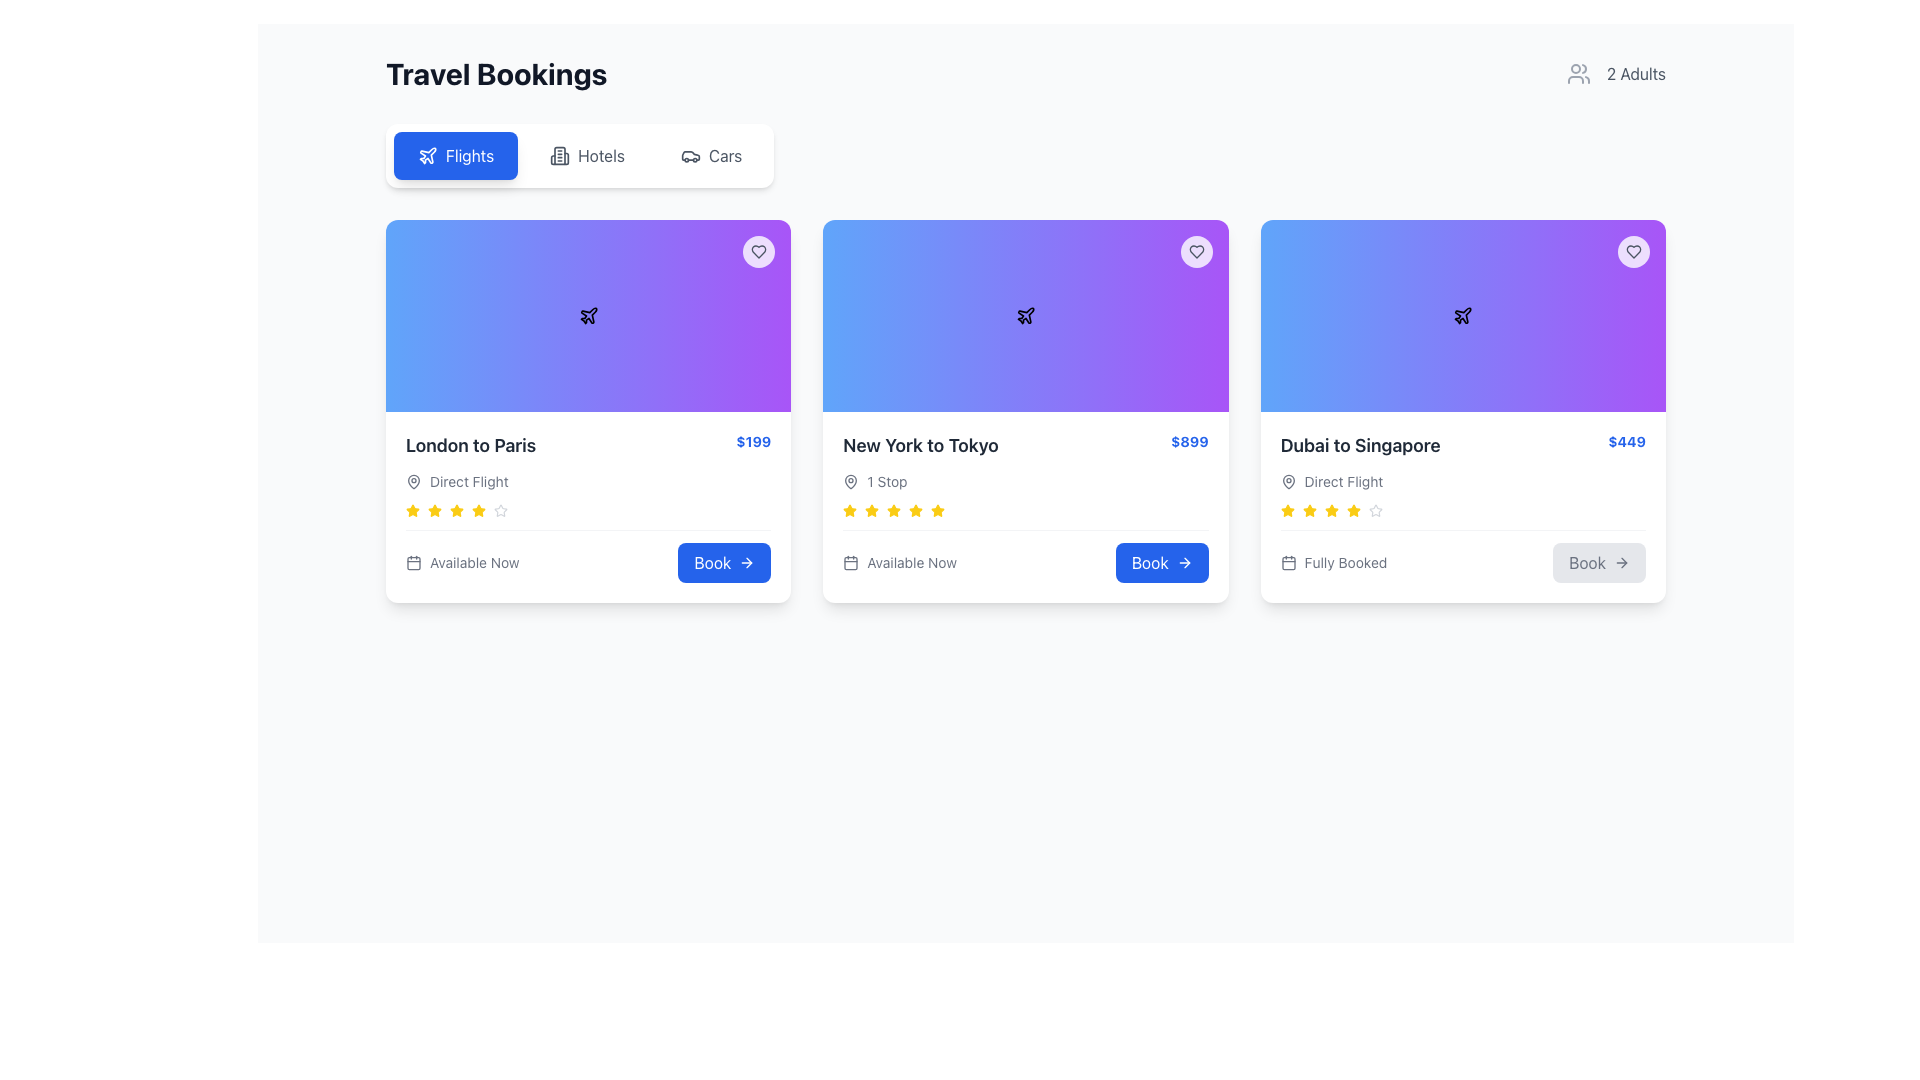 This screenshot has height=1080, width=1920. I want to click on the 'Book' button located in the bottom-right corner of the card for the 'New York to Tokyo' trip, styled with a bright blue background and white text, so click(1162, 563).